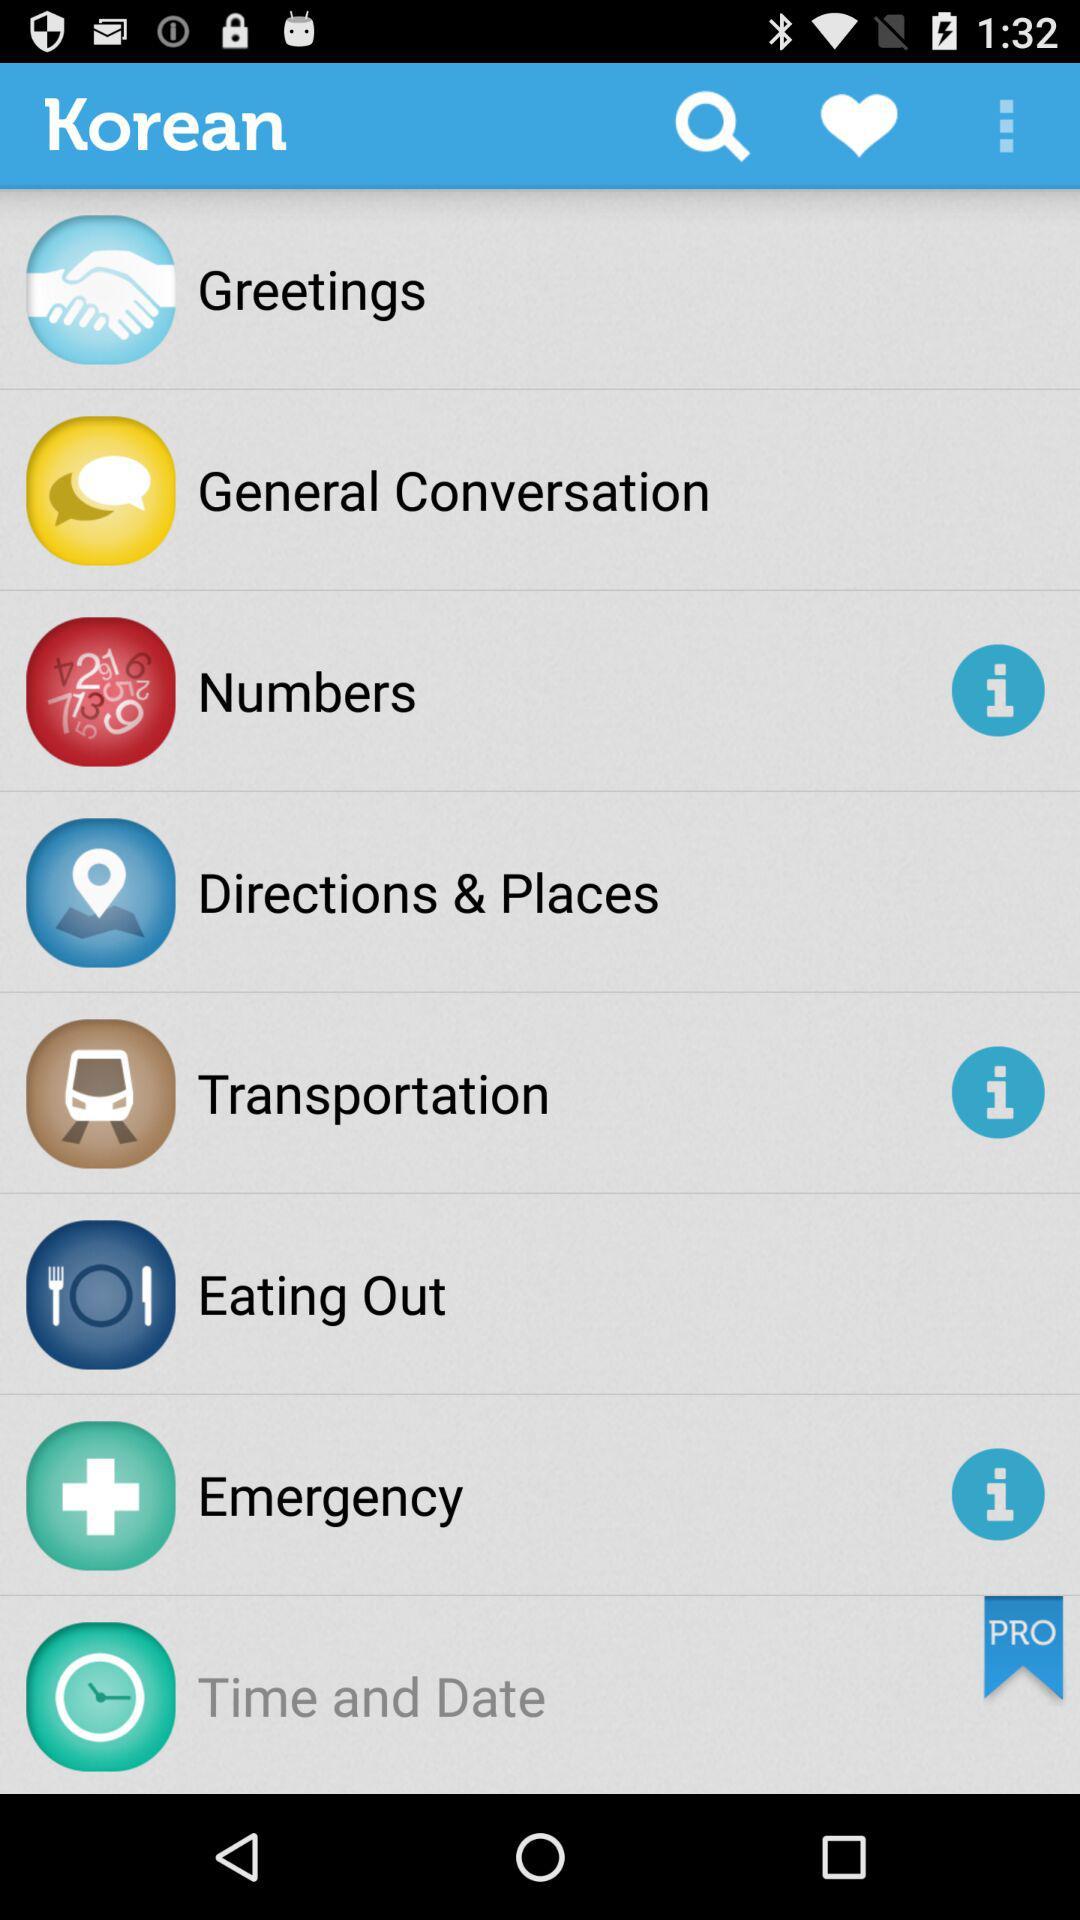  I want to click on the icon above general conversation icon, so click(711, 124).